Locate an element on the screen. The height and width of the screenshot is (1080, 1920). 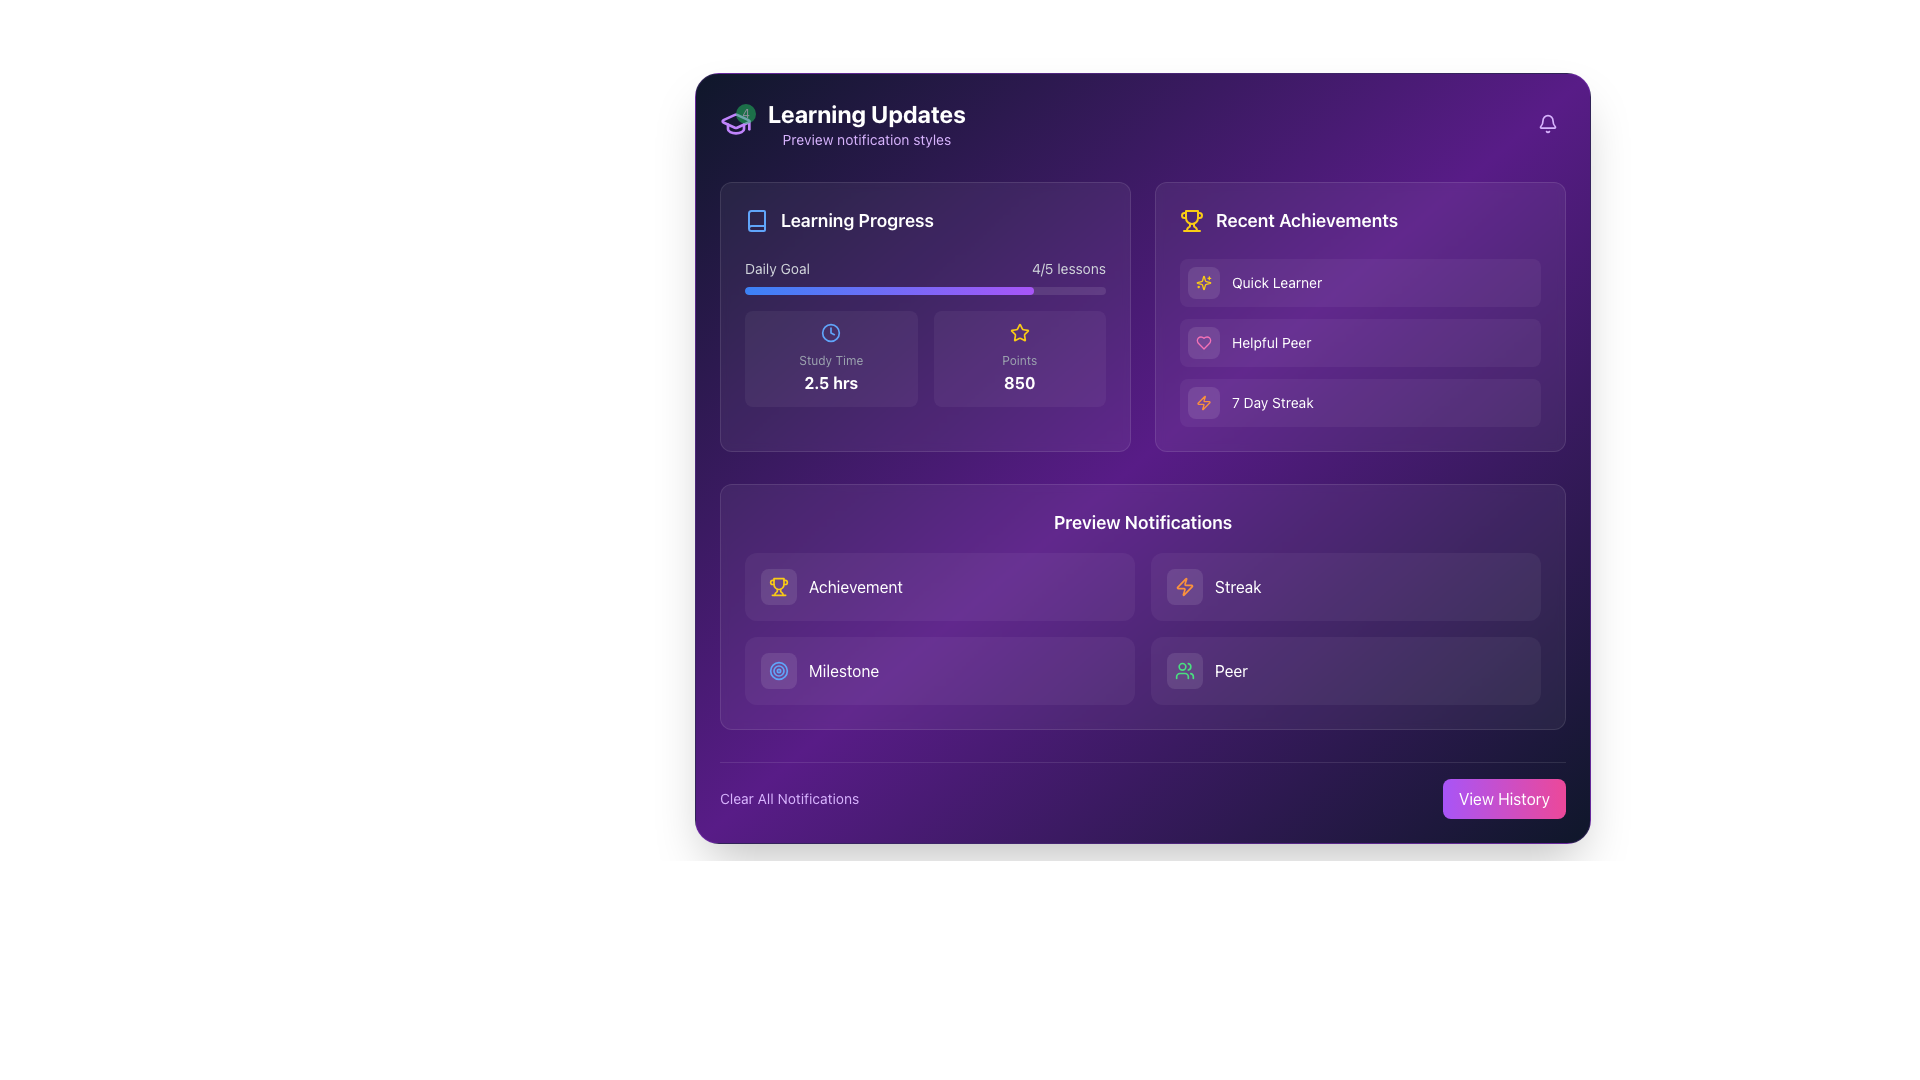
text of the header label for the 'Recent Achievements' section, which is located at the top-right area of the interface, immediately to the right of a trophy icon is located at coordinates (1307, 220).